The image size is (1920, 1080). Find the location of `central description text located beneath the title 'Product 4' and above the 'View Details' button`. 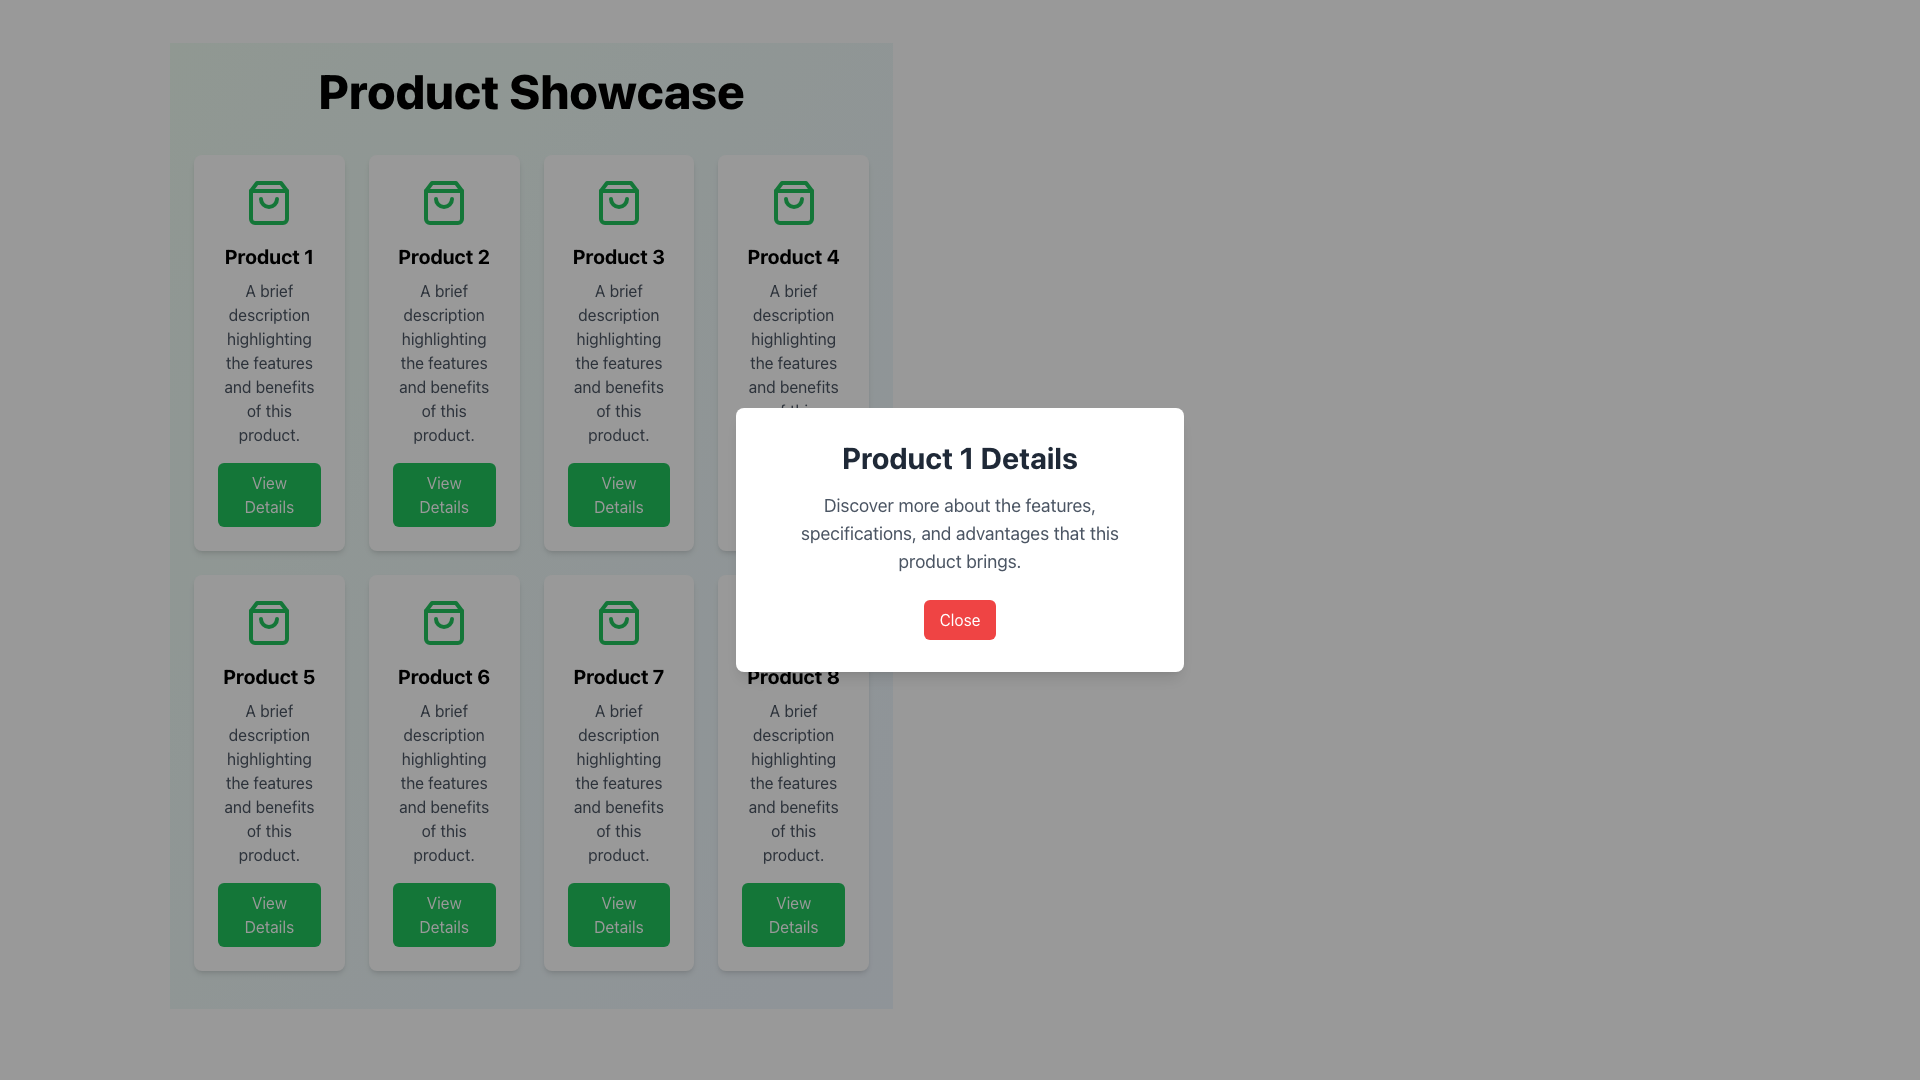

central description text located beneath the title 'Product 4' and above the 'View Details' button is located at coordinates (792, 362).